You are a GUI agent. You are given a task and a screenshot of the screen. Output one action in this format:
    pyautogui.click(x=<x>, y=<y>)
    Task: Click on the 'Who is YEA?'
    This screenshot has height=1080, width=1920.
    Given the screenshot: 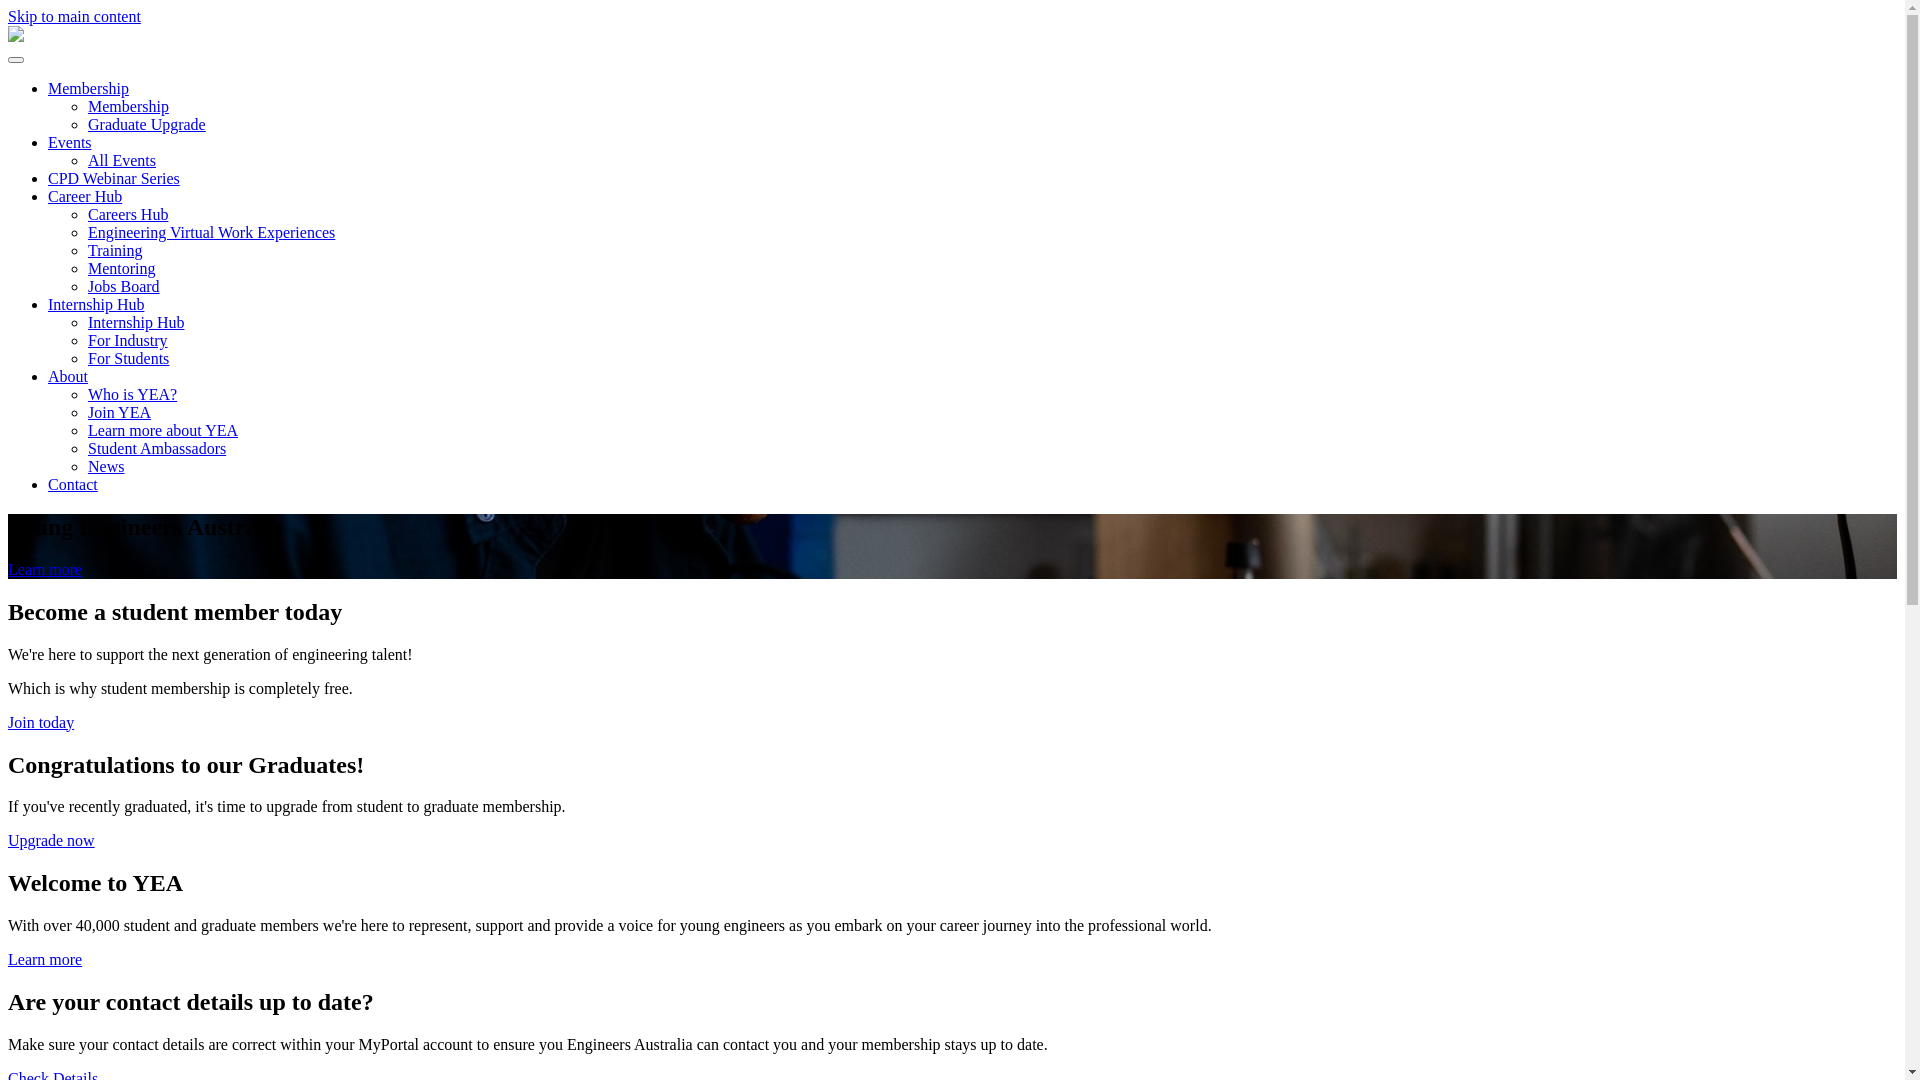 What is the action you would take?
    pyautogui.click(x=131, y=394)
    